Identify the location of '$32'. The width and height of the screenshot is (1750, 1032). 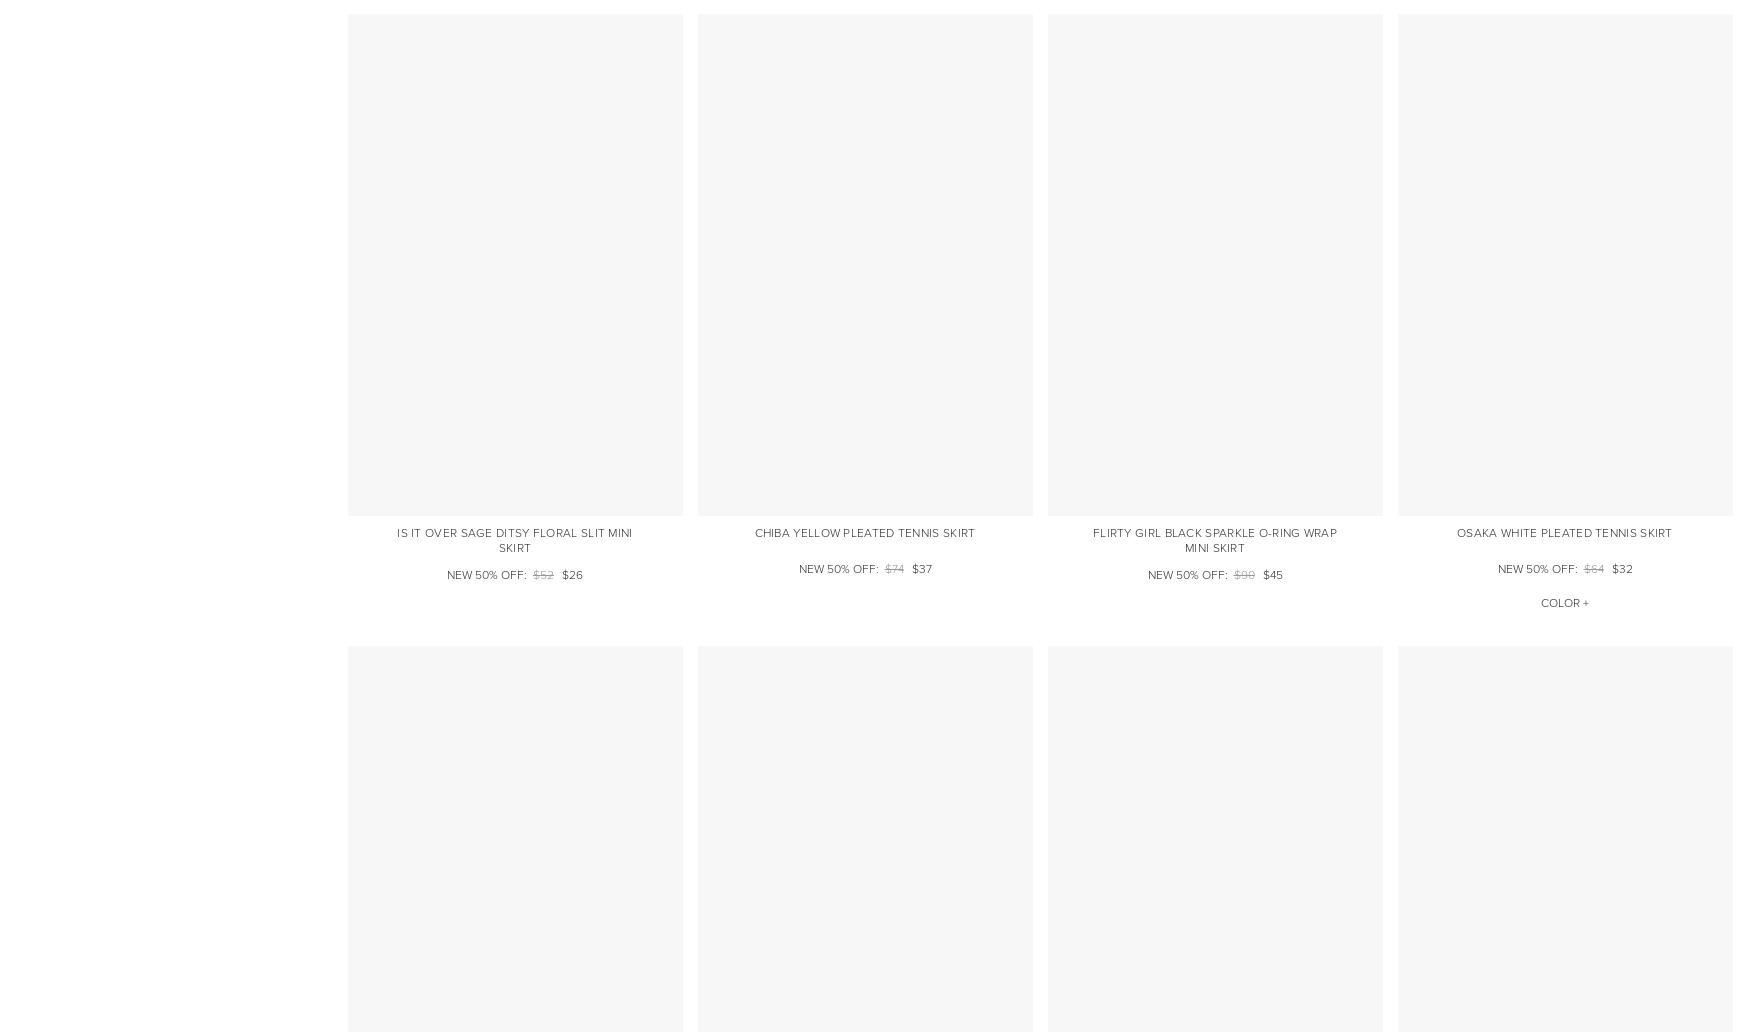
(1621, 569).